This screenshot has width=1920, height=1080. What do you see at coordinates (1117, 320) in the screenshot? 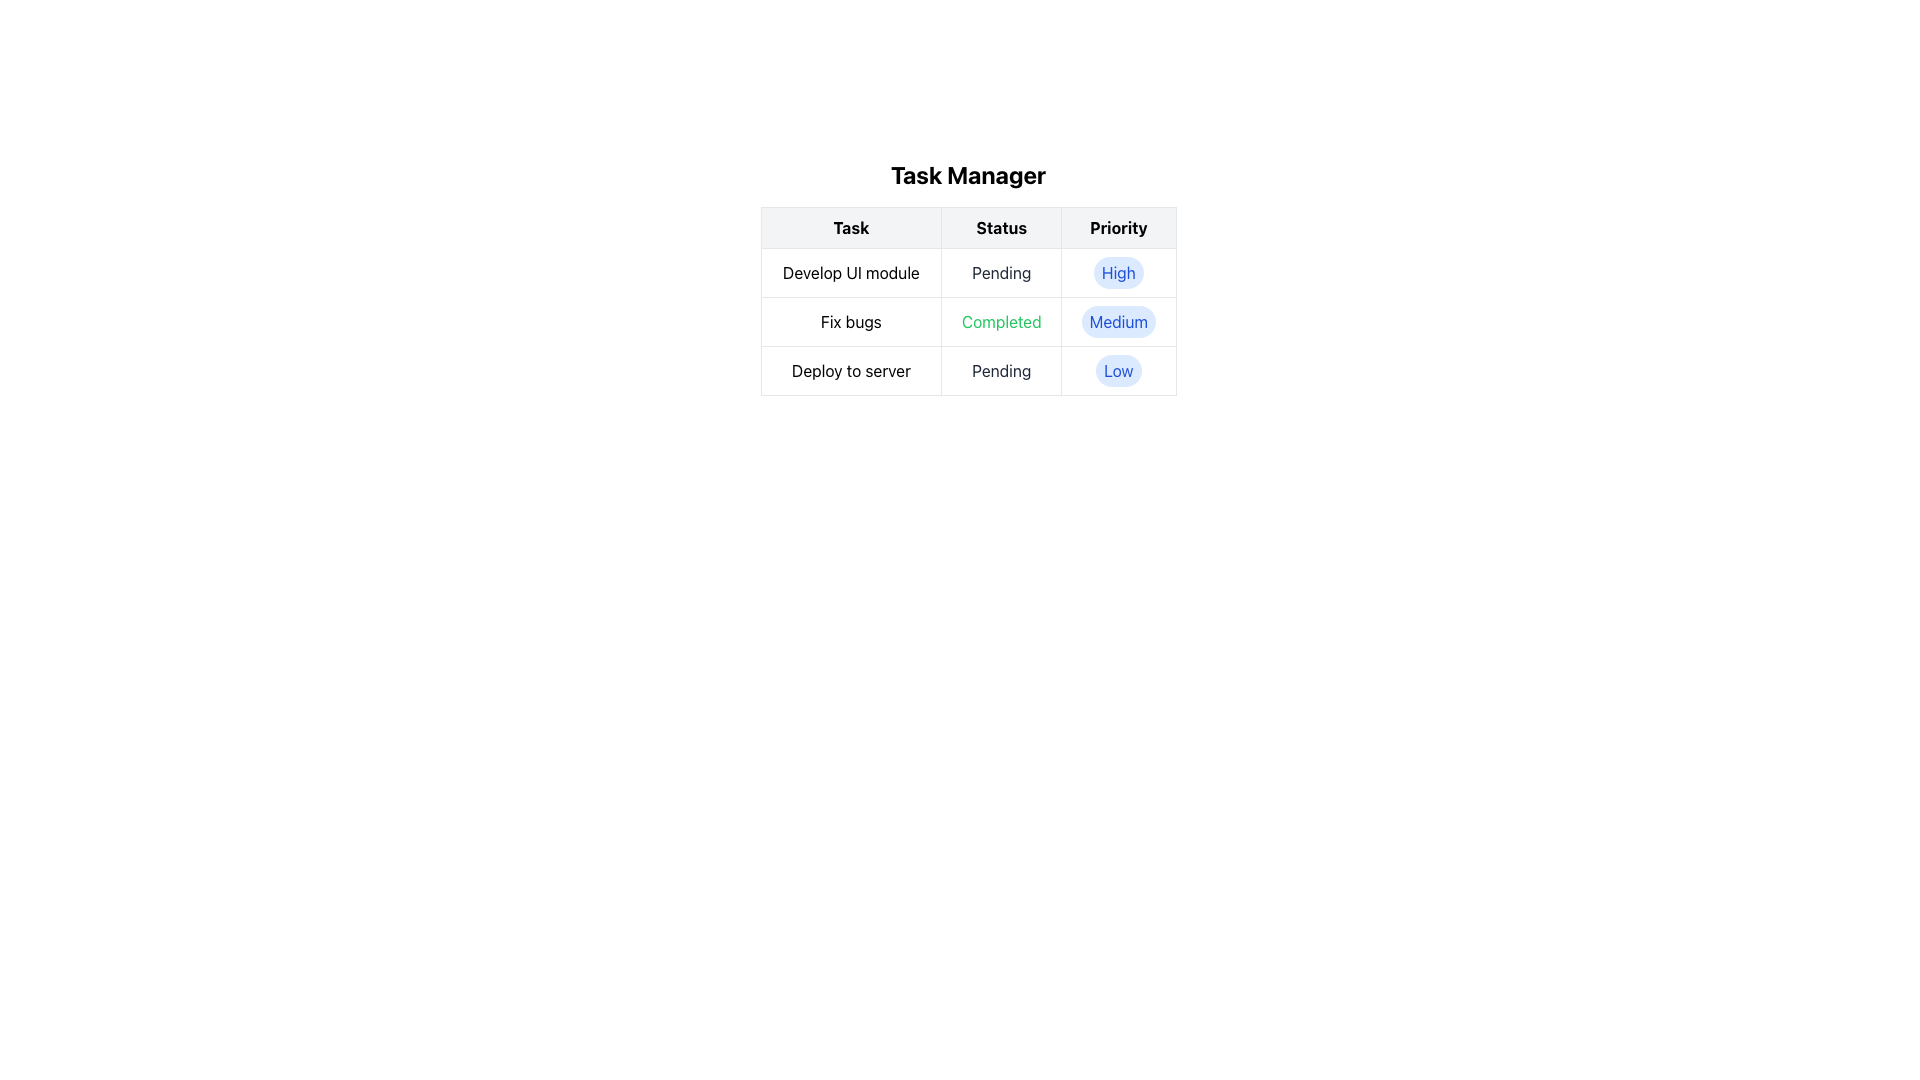
I see `the UI chip element styled as a button with the text 'Medium' in the 'Priority' column of the second row of the table, which has a blue background and is the third element in its row` at bounding box center [1117, 320].